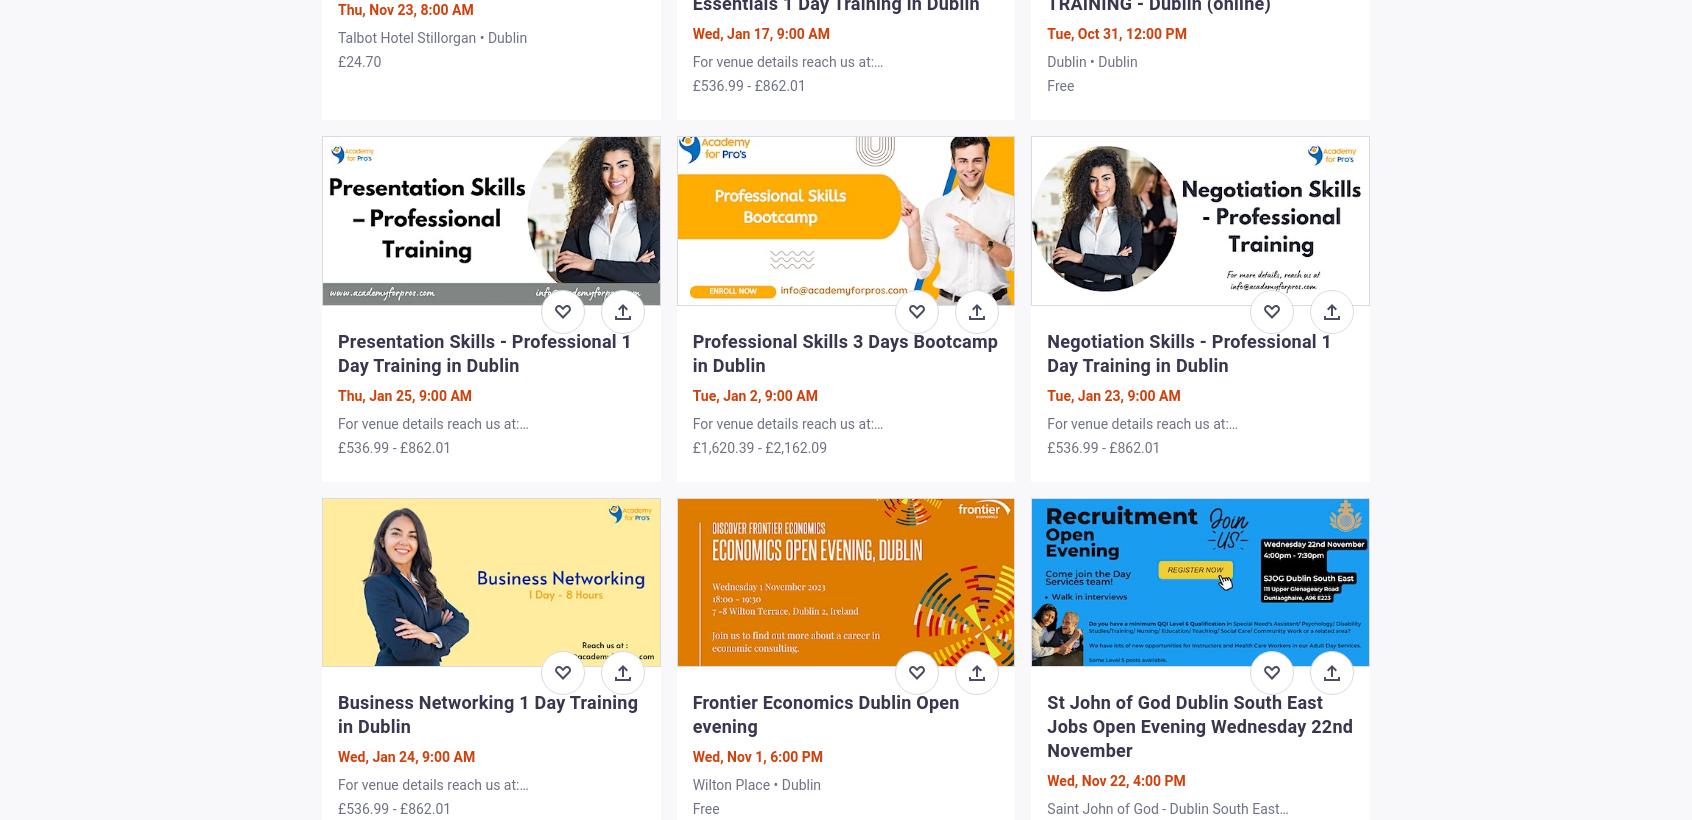 The width and height of the screenshot is (1692, 820). I want to click on 'Presentation Skills - Professional 1 Day Training in Dublin', so click(483, 351).